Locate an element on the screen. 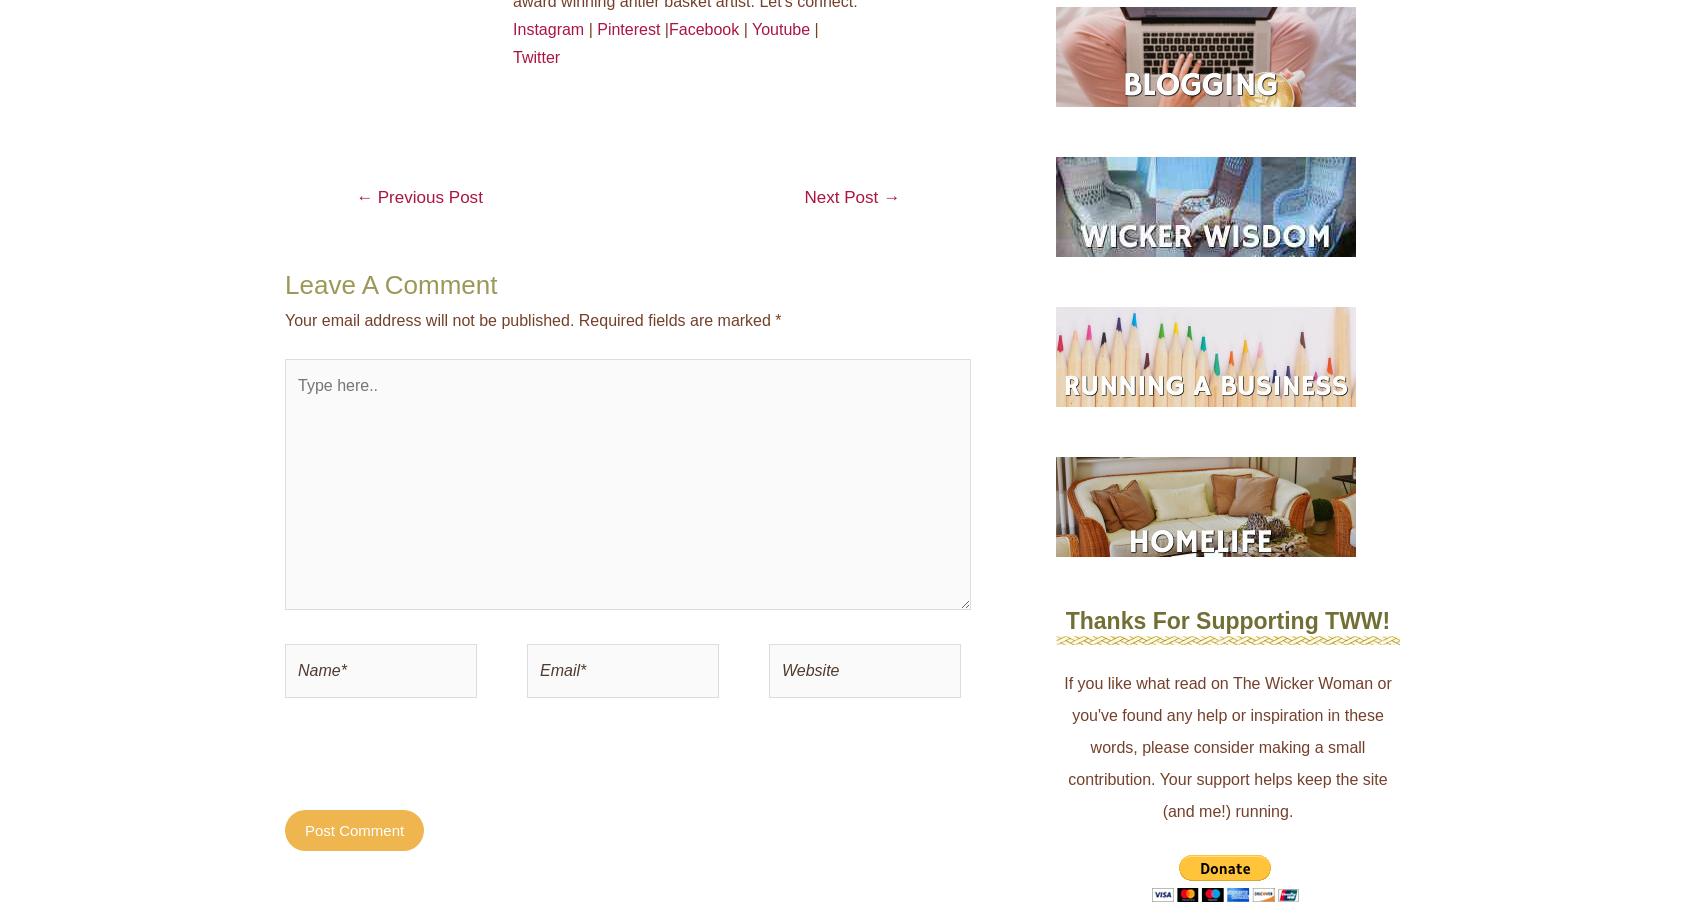 Image resolution: width=1700 pixels, height=913 pixels. 'Instagram' is located at coordinates (547, 28).